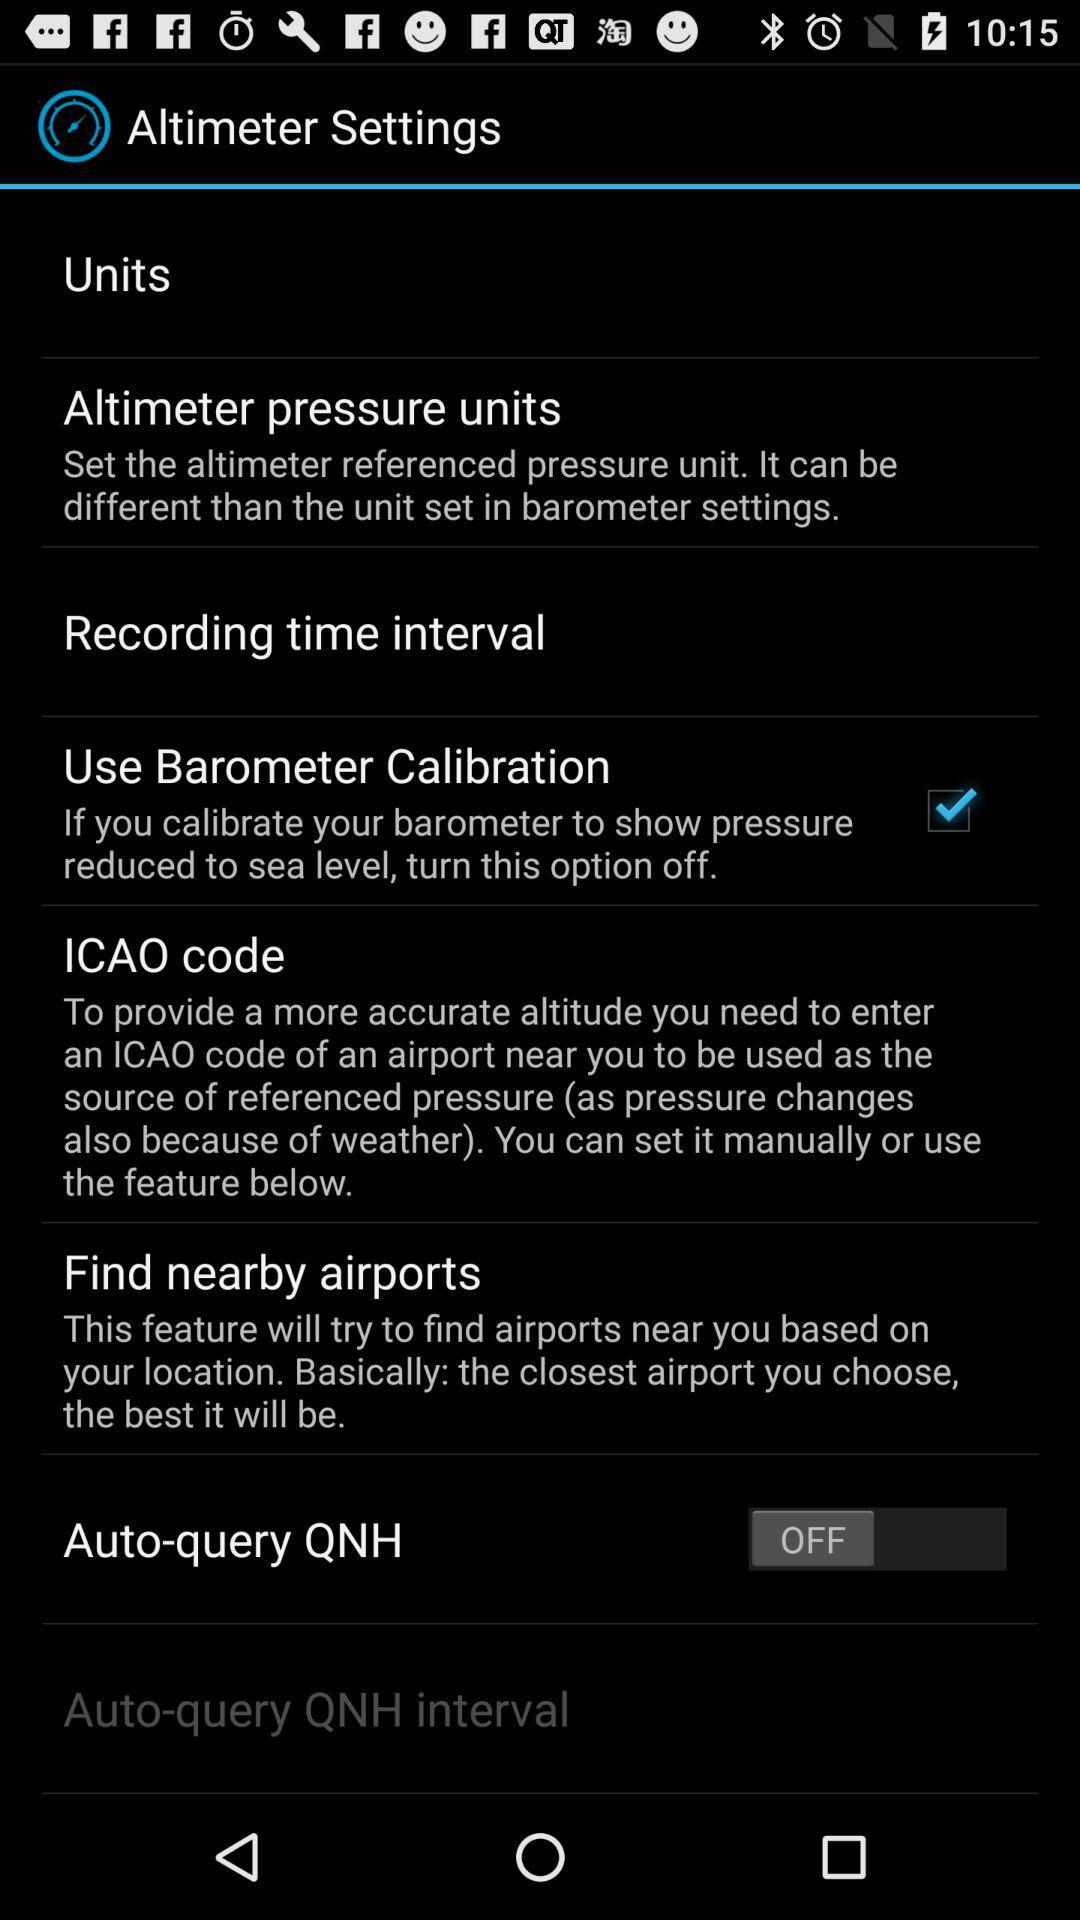  I want to click on the recording time interval icon, so click(304, 630).